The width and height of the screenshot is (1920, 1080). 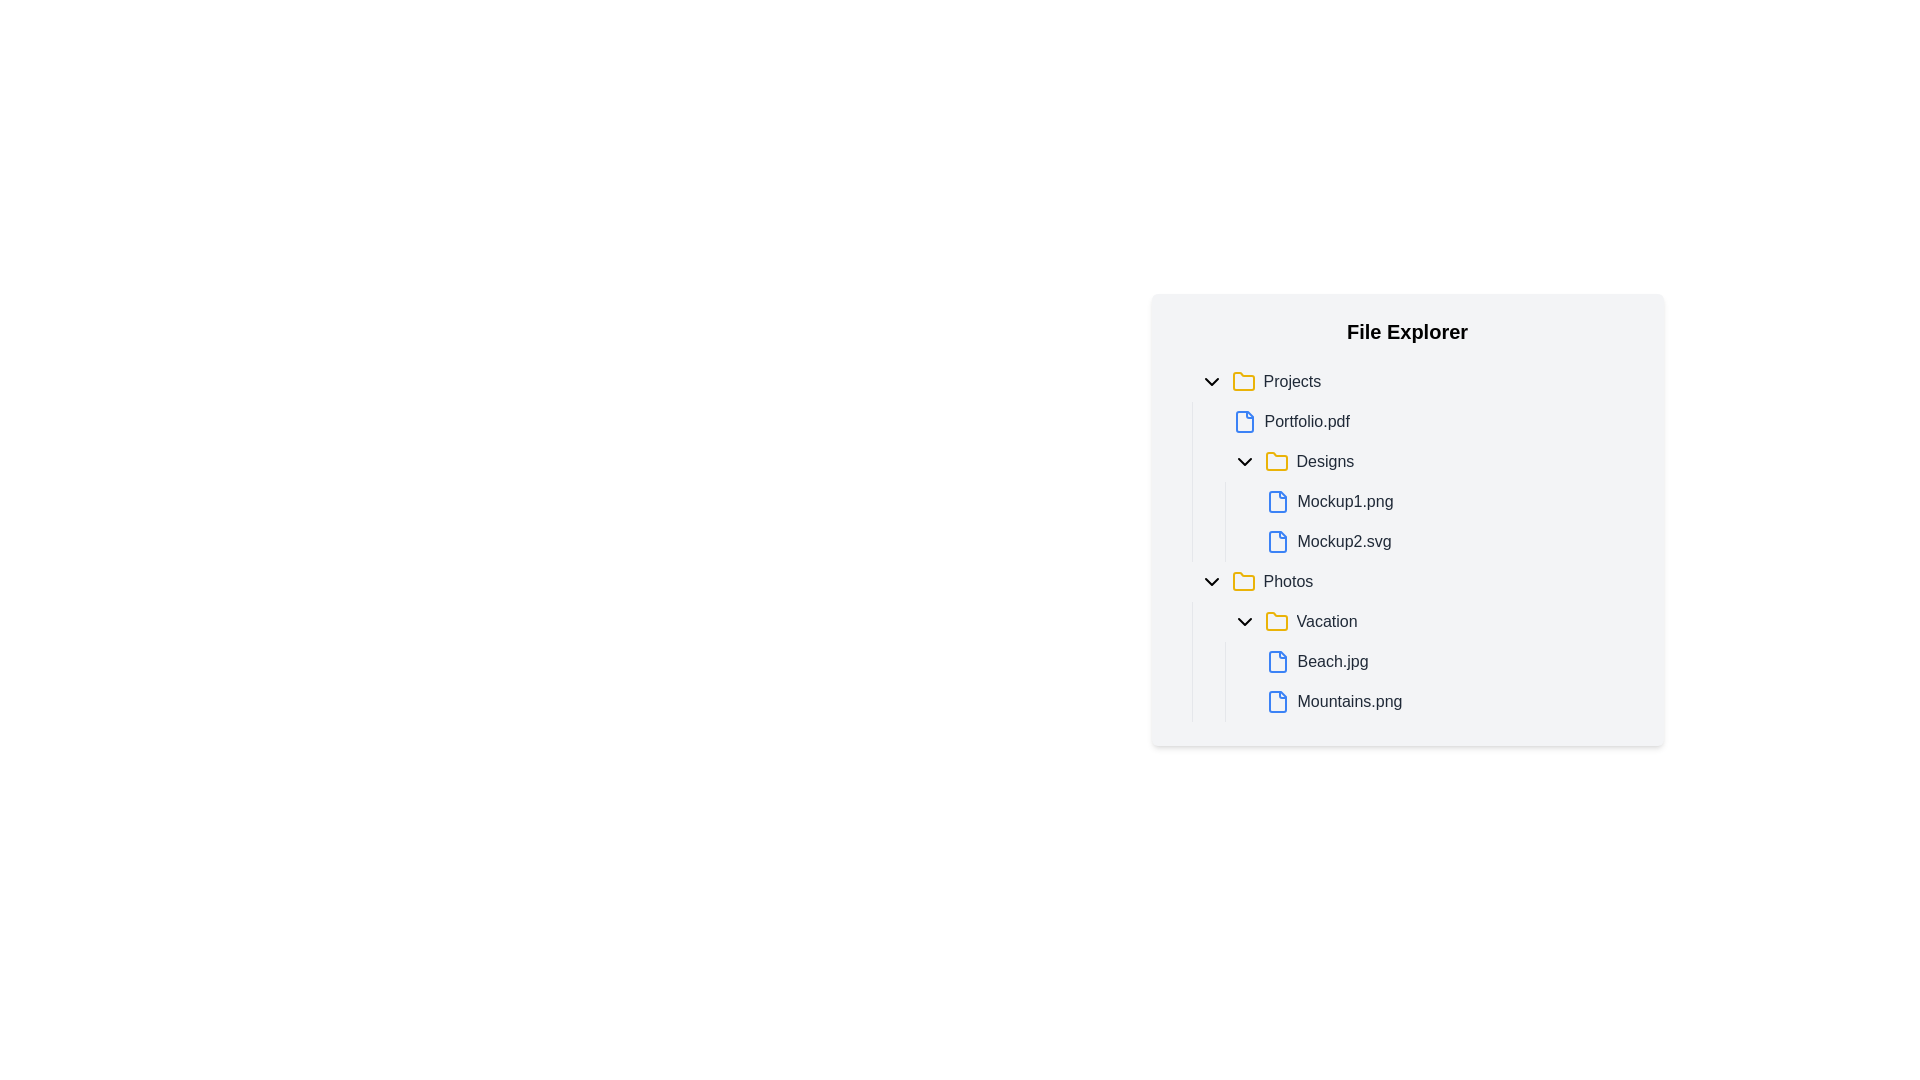 What do you see at coordinates (1243, 462) in the screenshot?
I see `the Toggle icon (chevron arrow)` at bounding box center [1243, 462].